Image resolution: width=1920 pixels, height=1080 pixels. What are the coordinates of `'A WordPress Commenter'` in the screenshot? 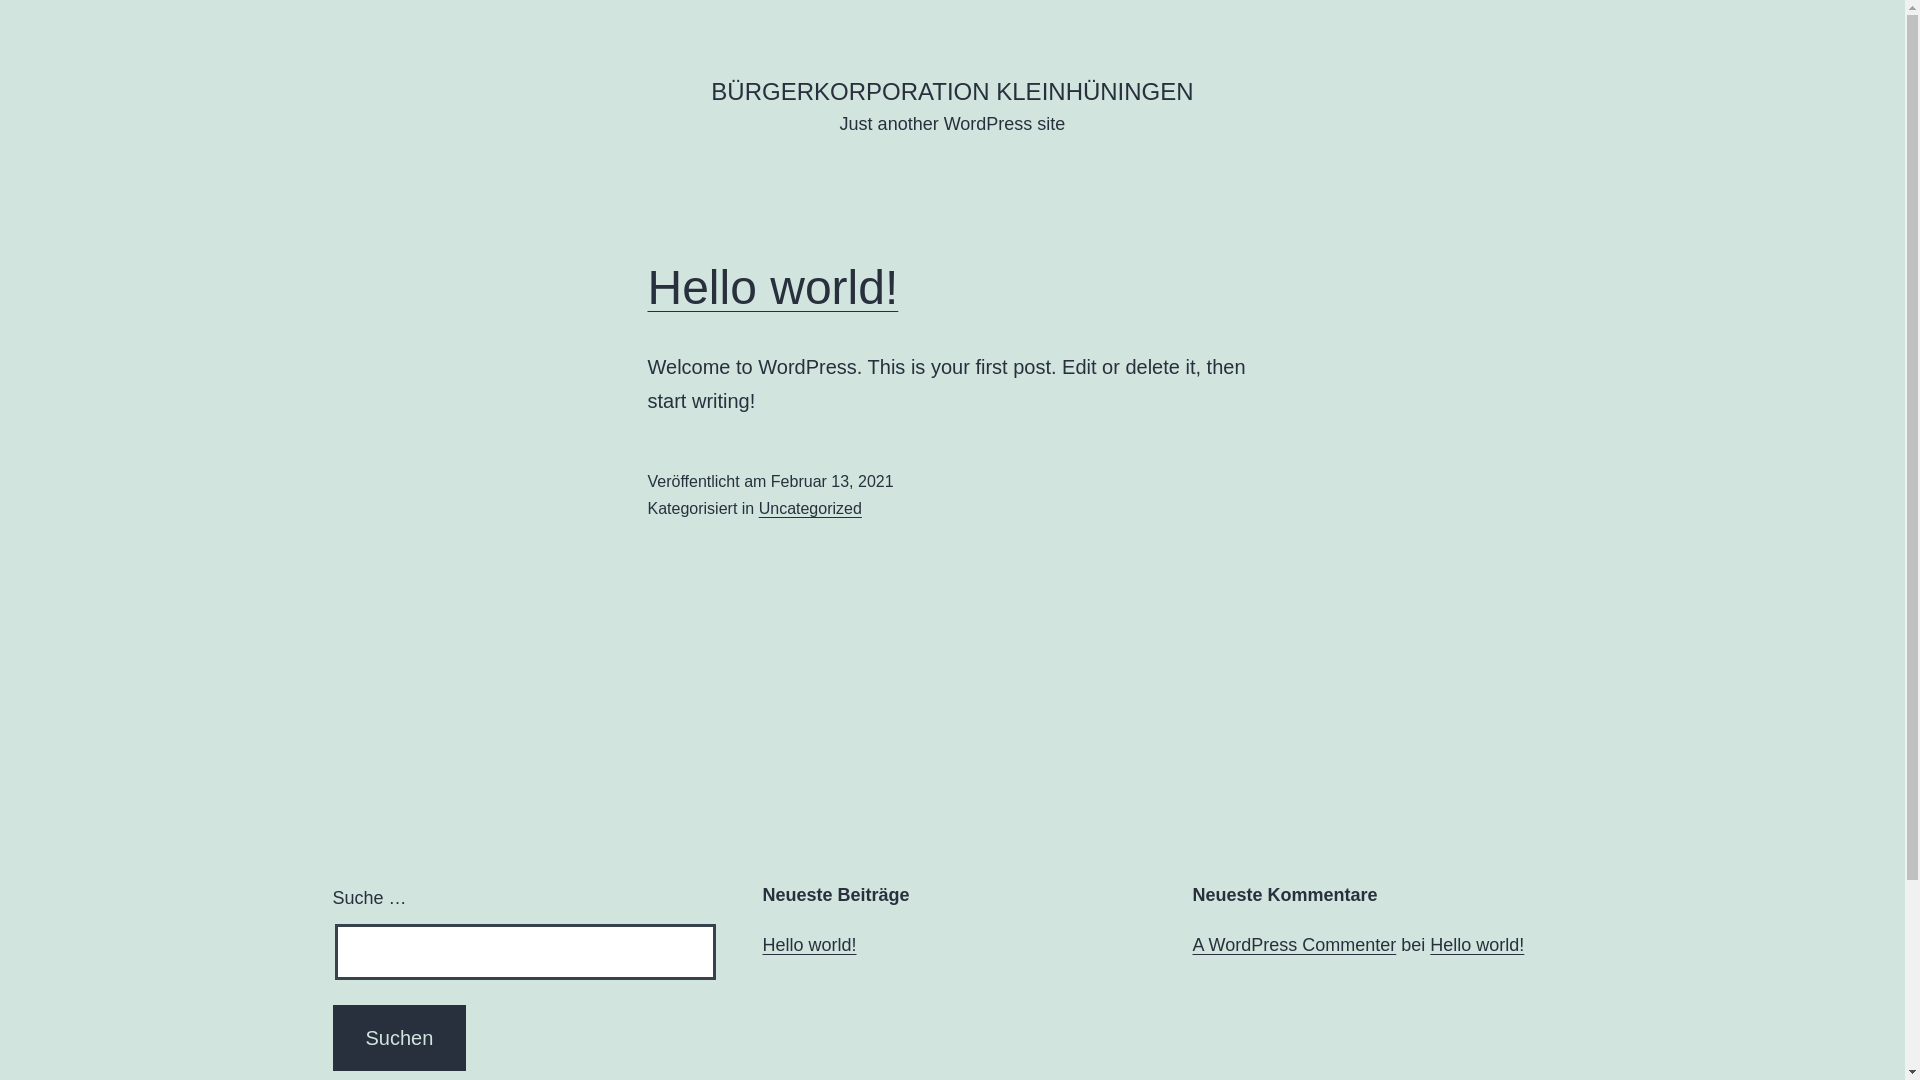 It's located at (1294, 945).